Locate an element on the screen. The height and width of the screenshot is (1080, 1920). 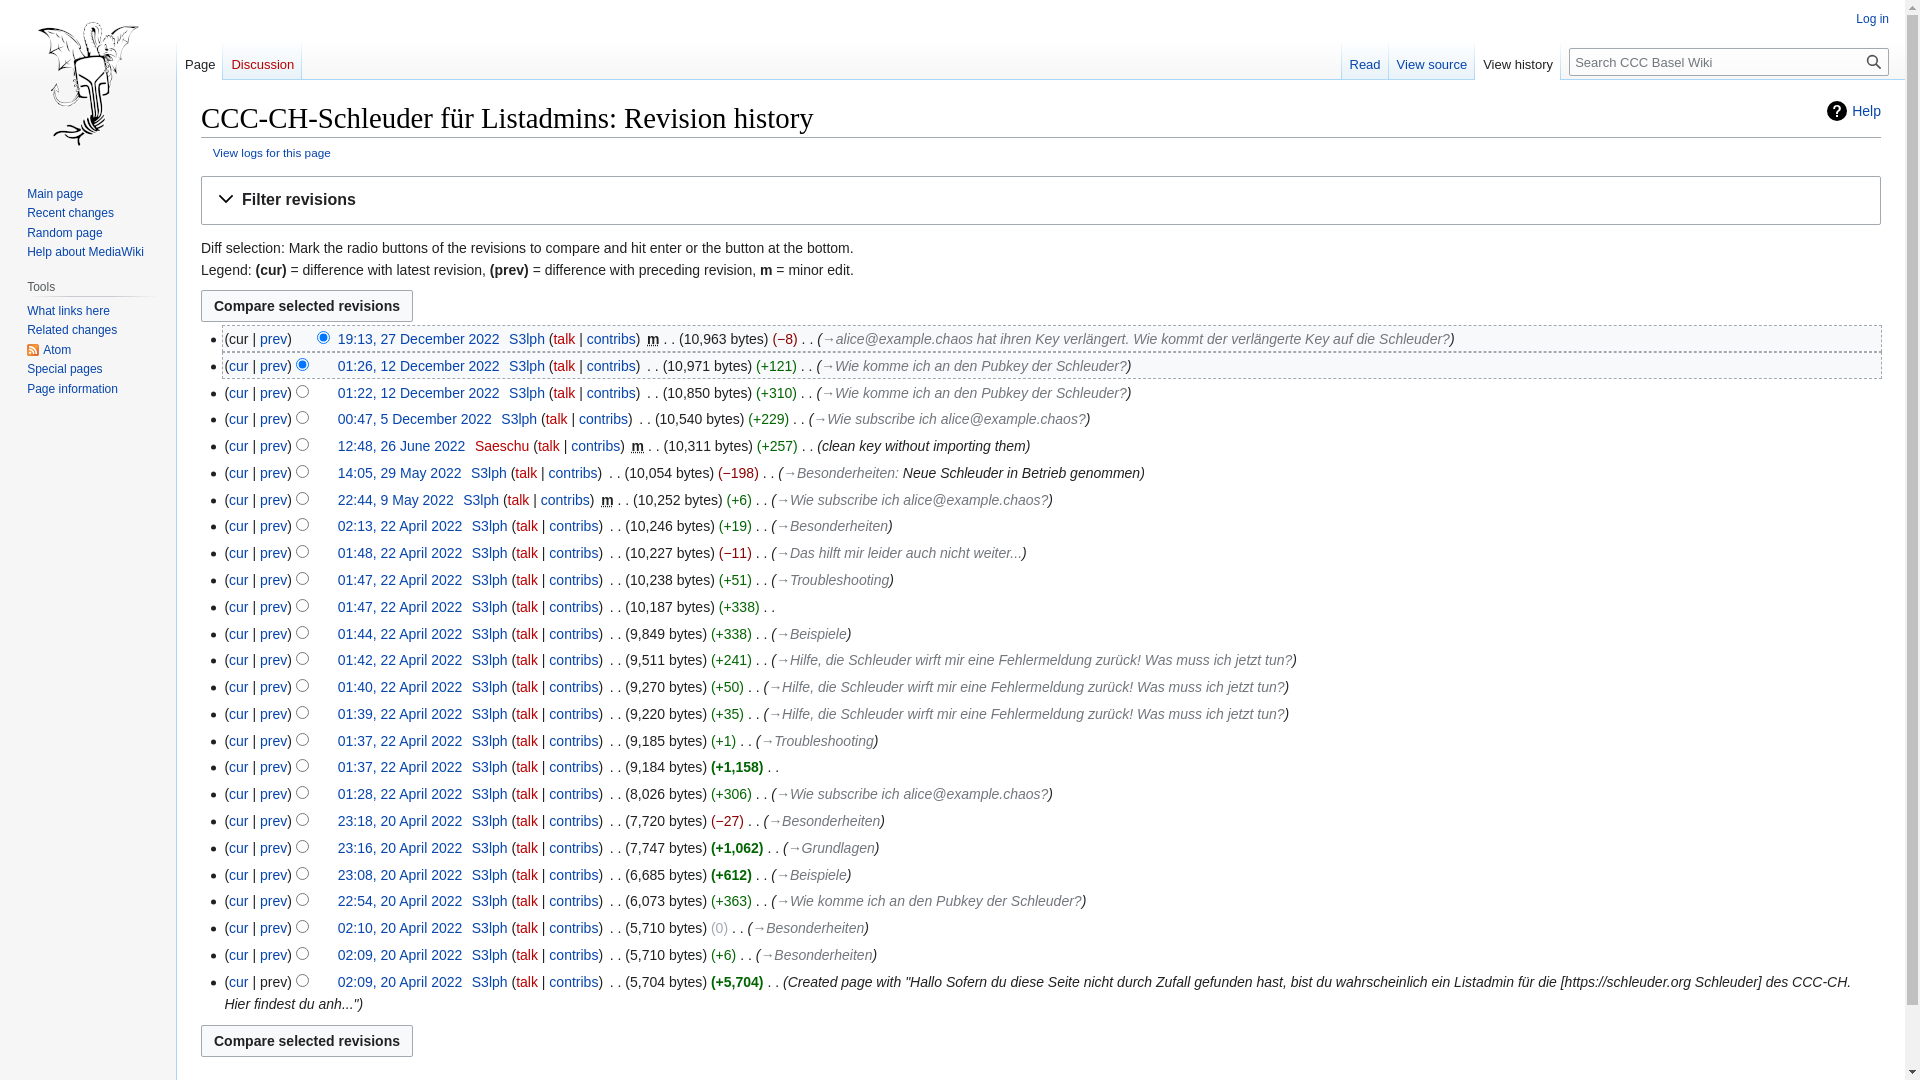
'Search CCC Basel Wiki [alt-shift-f]' is located at coordinates (1727, 60).